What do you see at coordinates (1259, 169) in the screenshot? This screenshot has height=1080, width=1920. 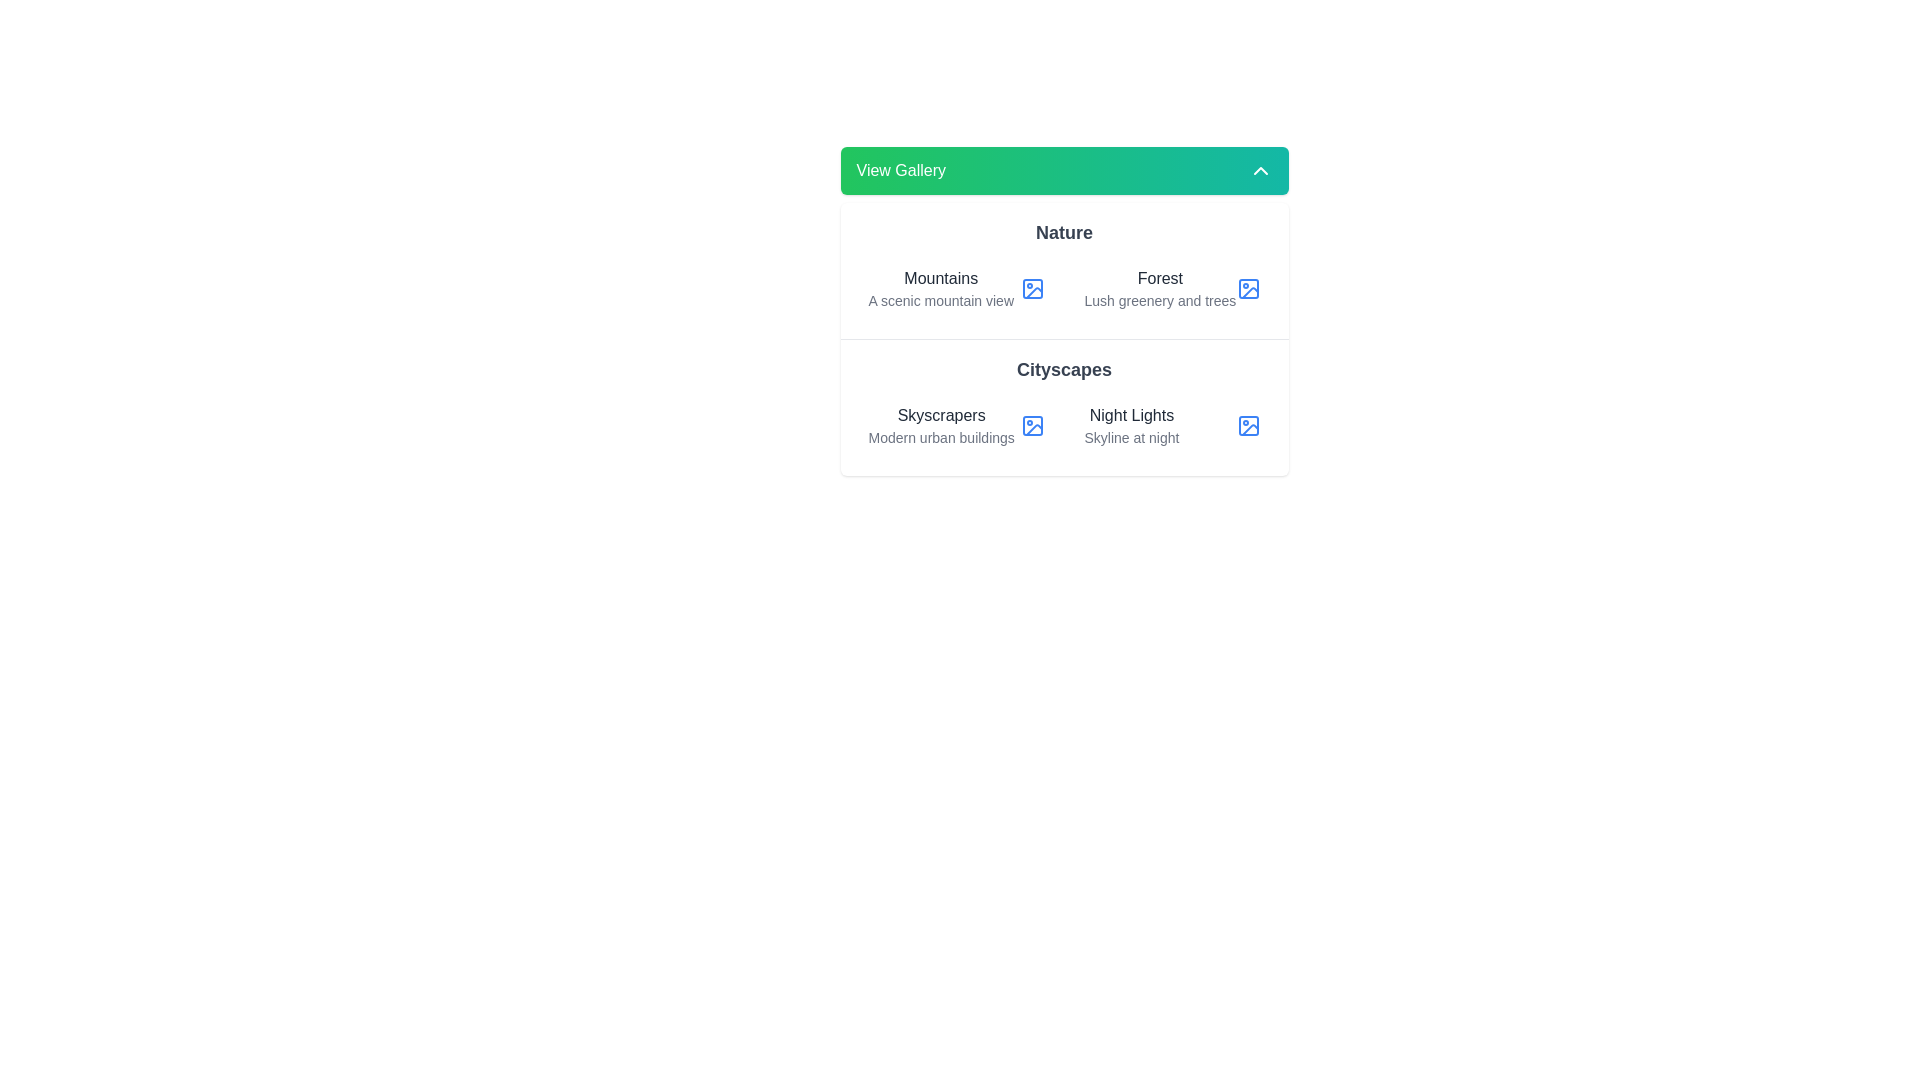 I see `the upward-facing white chevron icon located on the far-right end of the green gradient 'View Gallery' button` at bounding box center [1259, 169].